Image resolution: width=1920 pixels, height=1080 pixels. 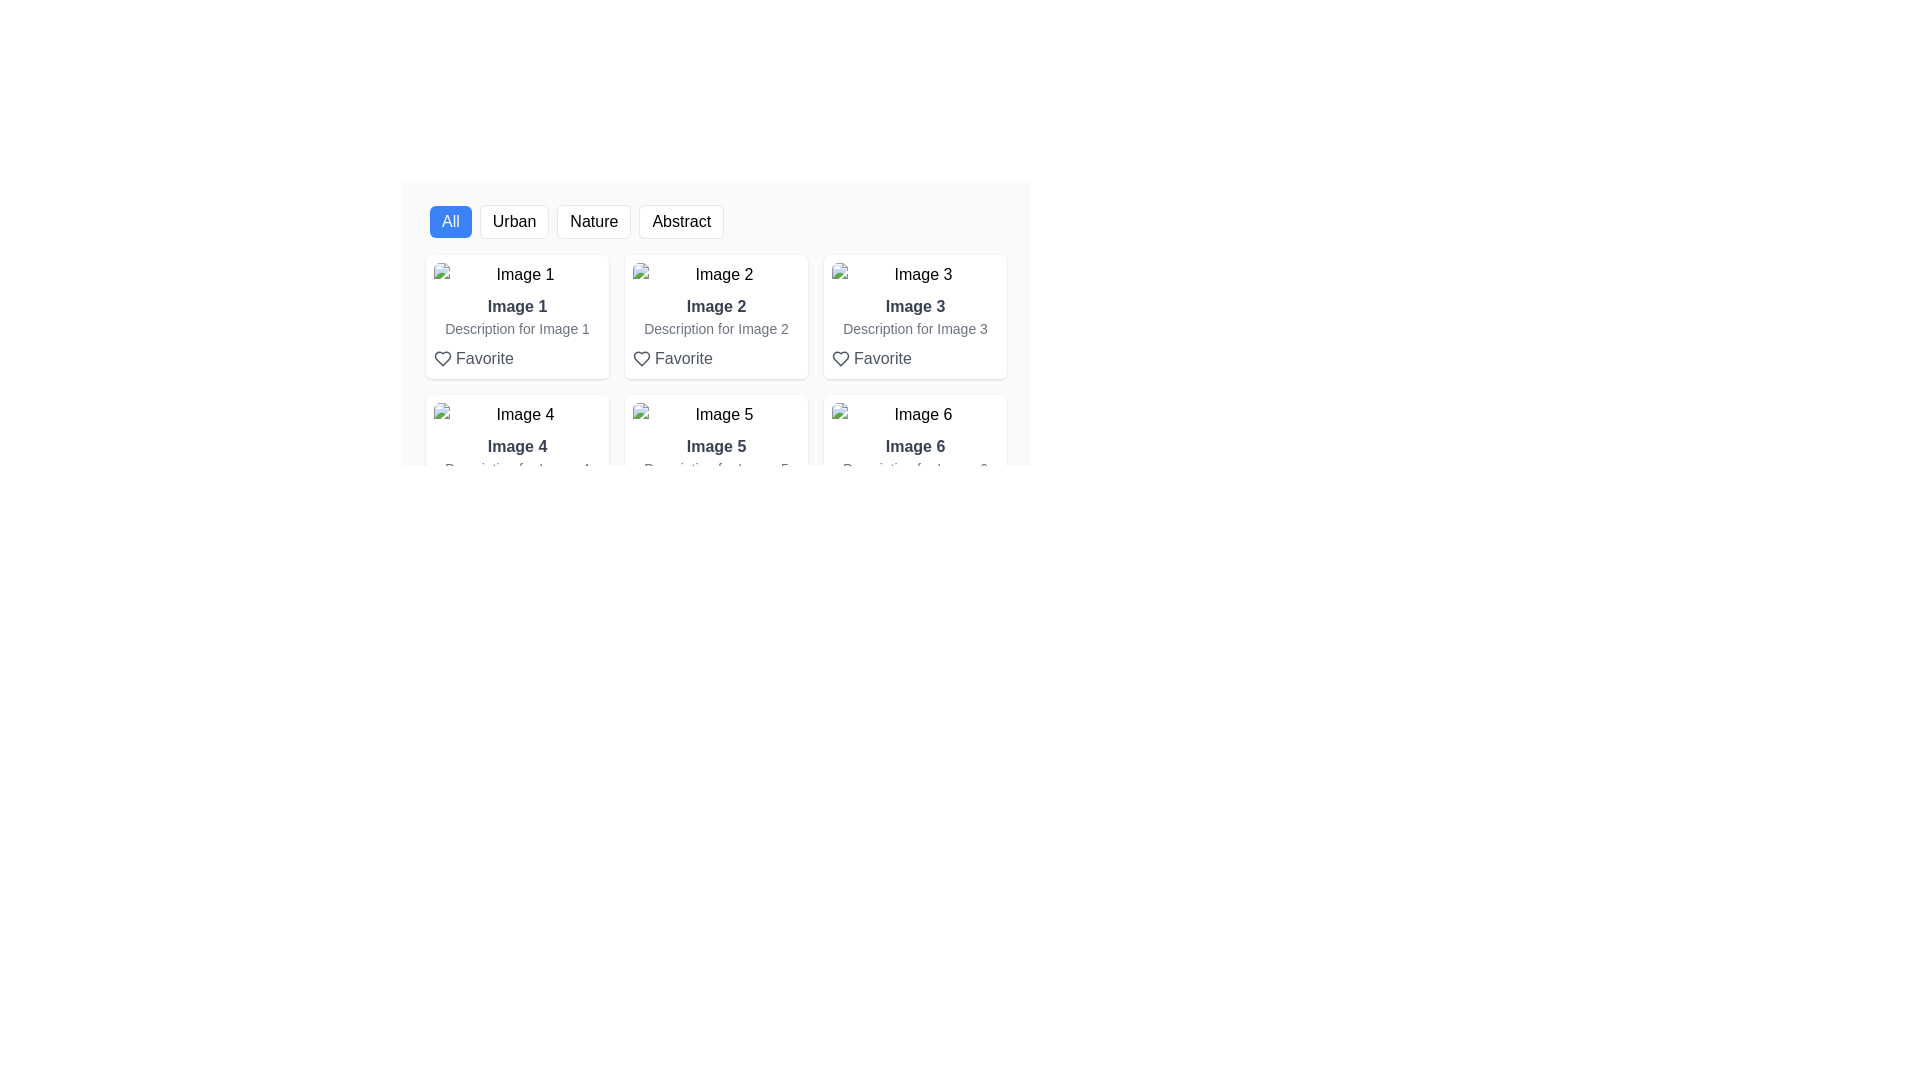 What do you see at coordinates (716, 331) in the screenshot?
I see `the favorite button on the composite card located in the top row and middle column of the grid layout by using keyboard navigation` at bounding box center [716, 331].